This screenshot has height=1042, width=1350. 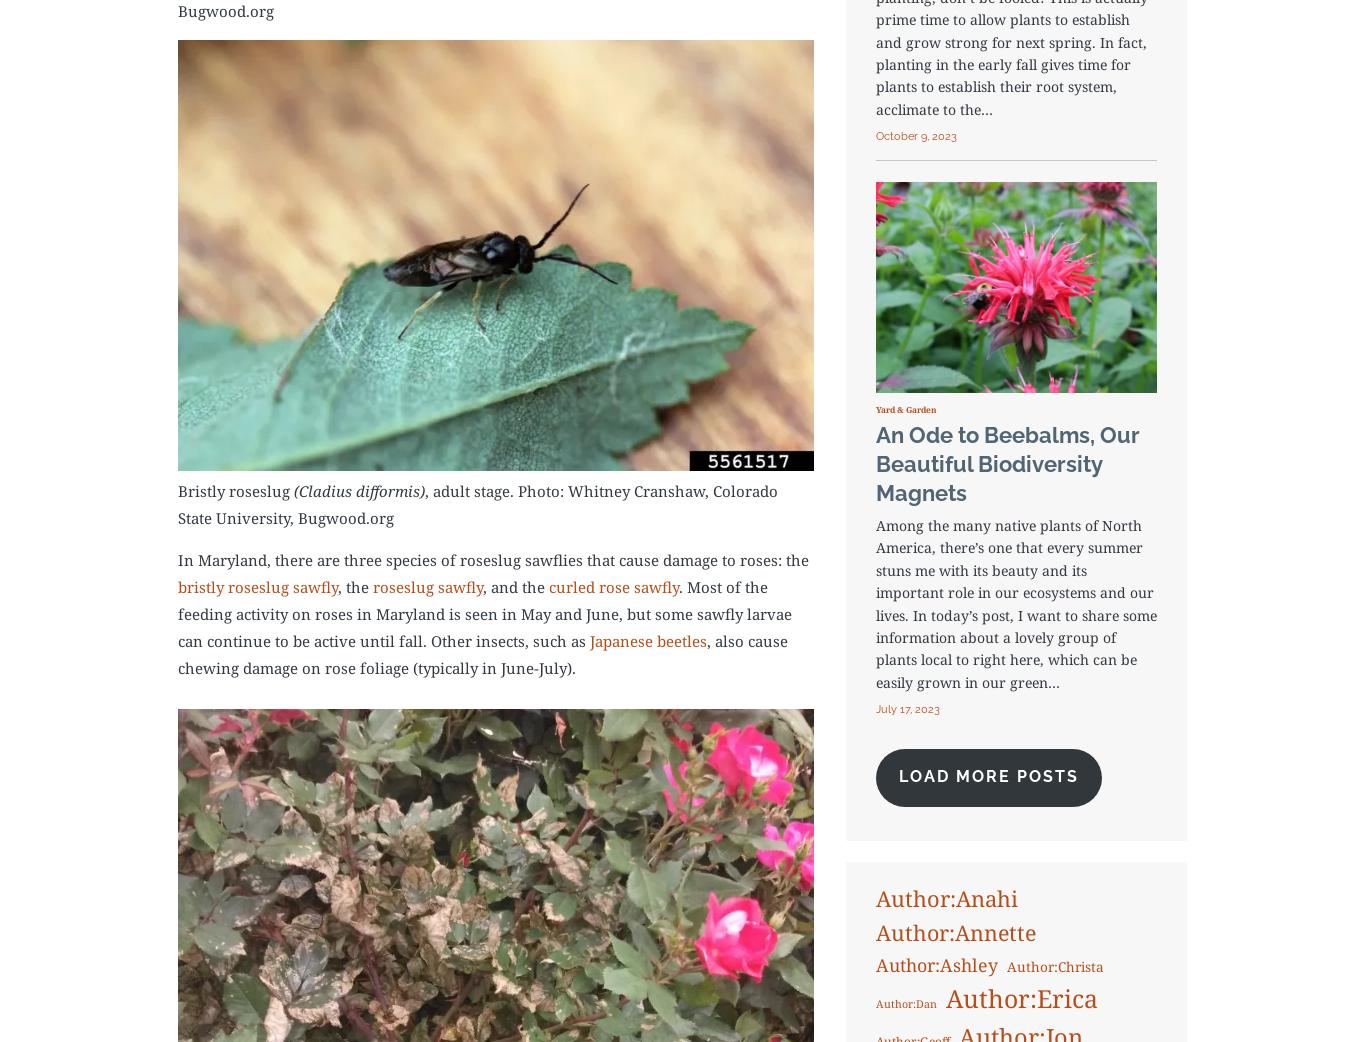 I want to click on 'Yard & Garden', so click(x=904, y=408).